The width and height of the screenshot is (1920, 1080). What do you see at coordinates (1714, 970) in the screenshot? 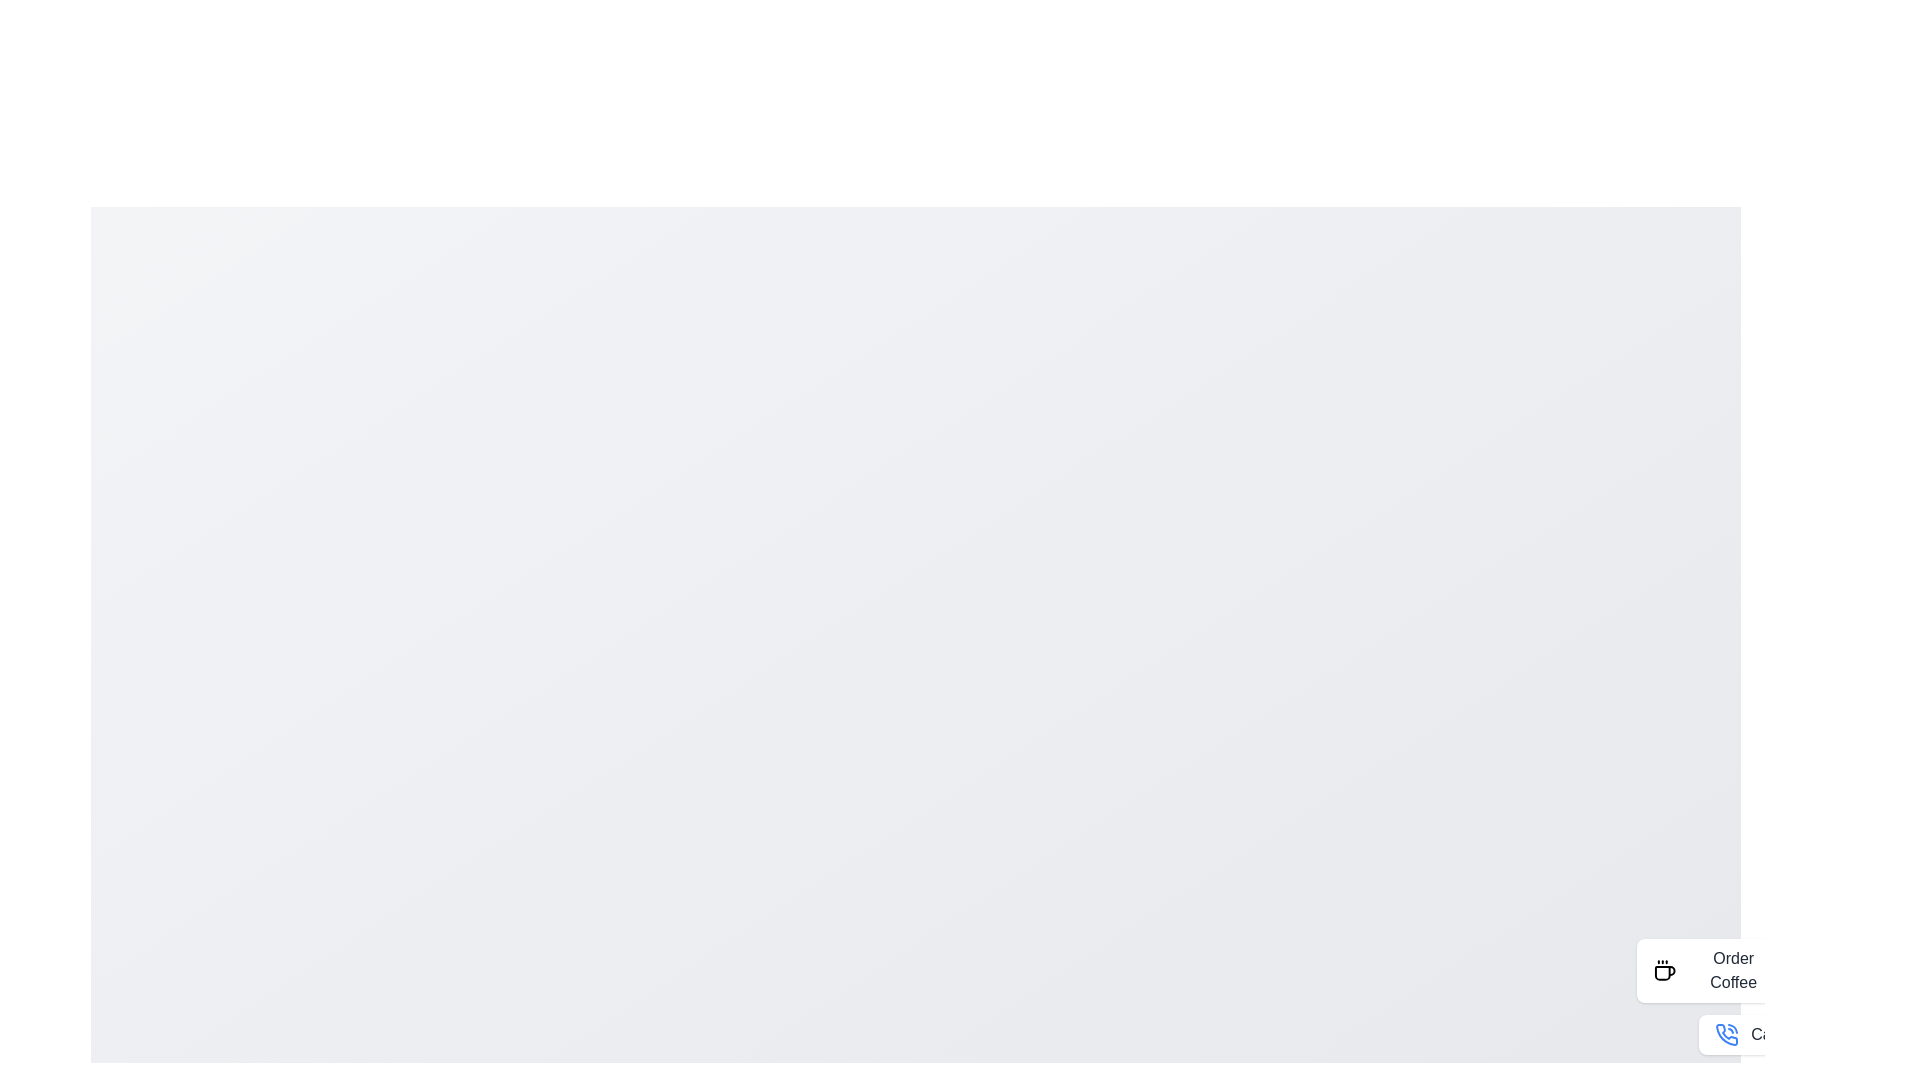
I see `the action button labeled Order Coffee` at bounding box center [1714, 970].